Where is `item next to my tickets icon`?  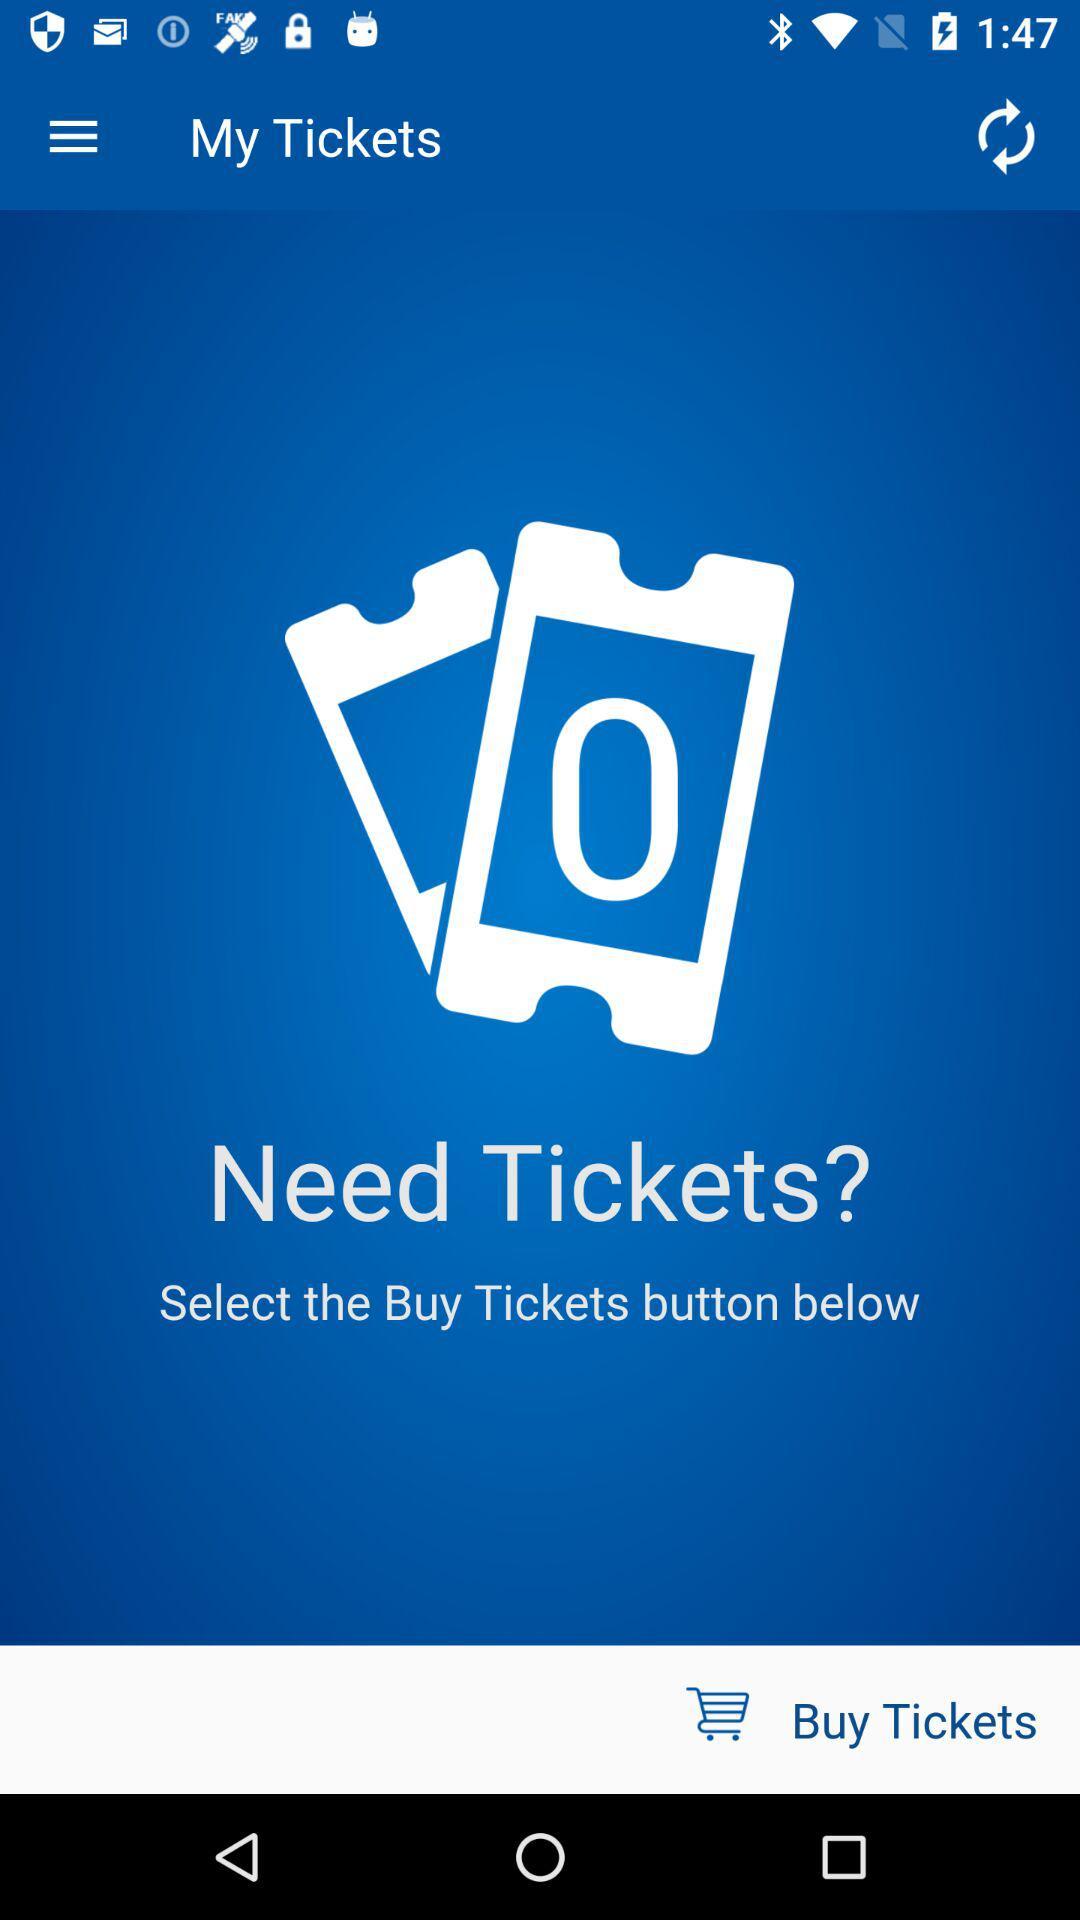 item next to my tickets icon is located at coordinates (72, 135).